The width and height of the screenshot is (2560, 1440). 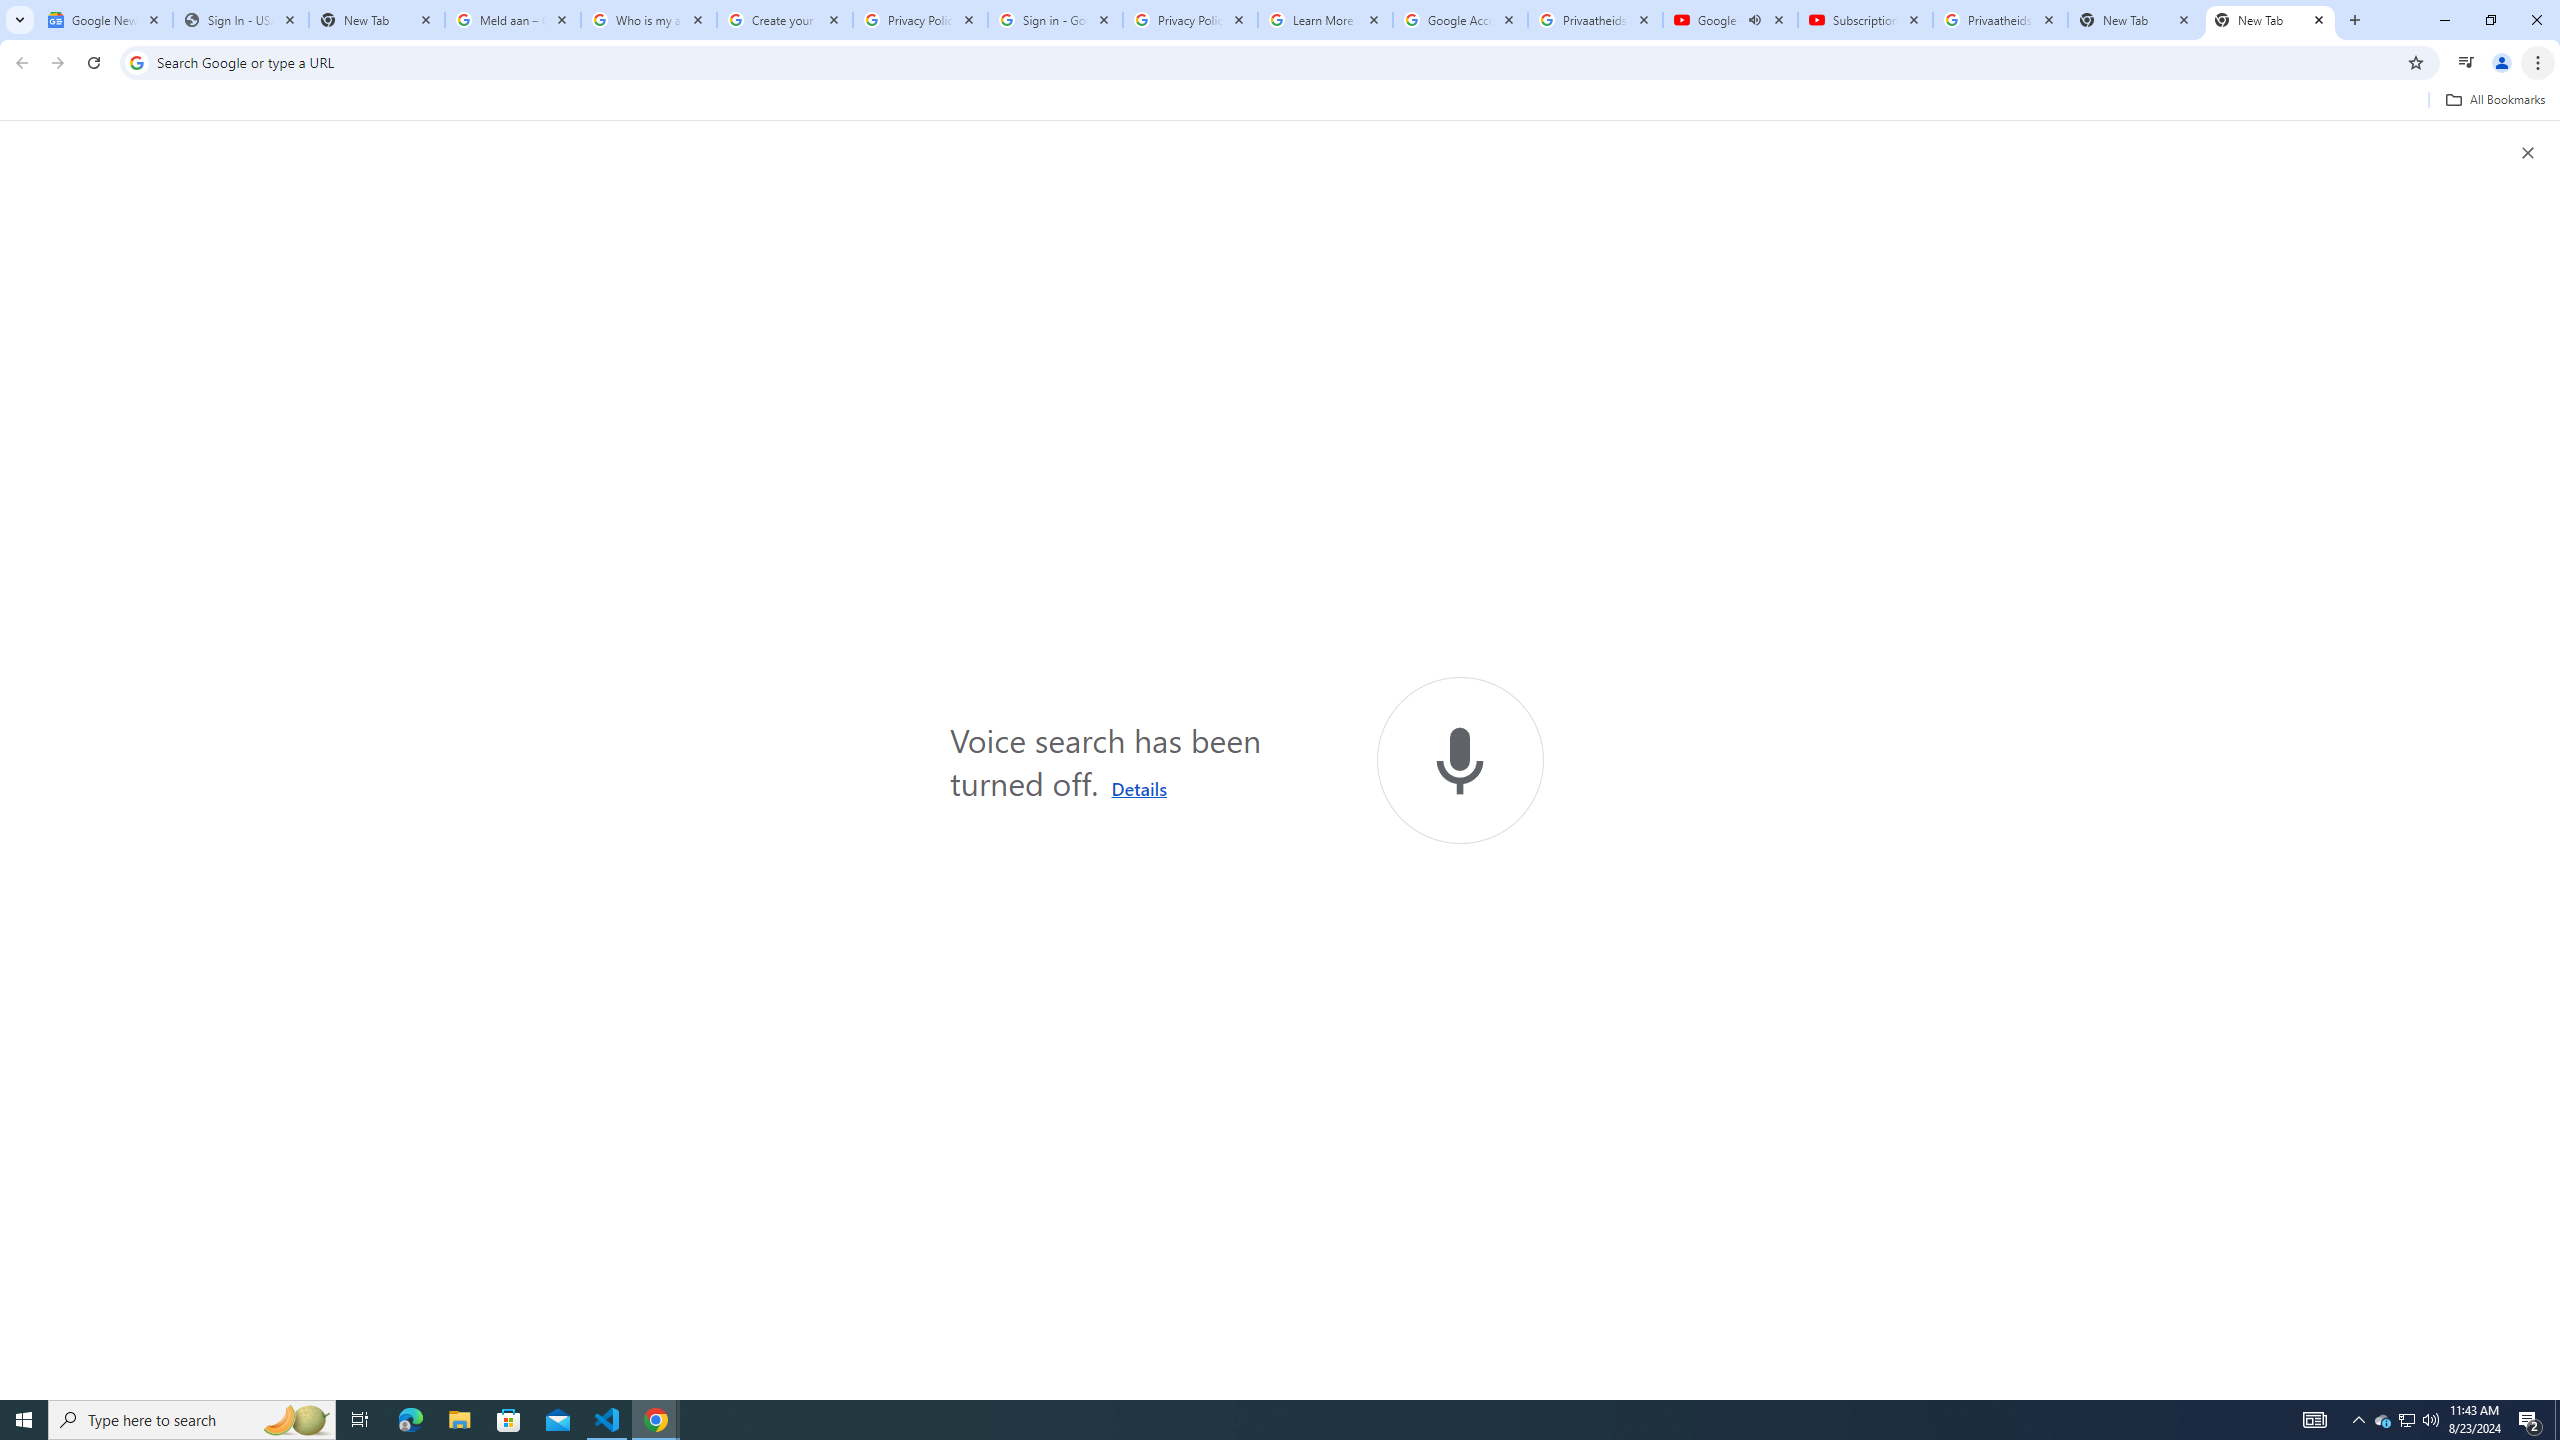 What do you see at coordinates (1459, 19) in the screenshot?
I see `'Google Account'` at bounding box center [1459, 19].